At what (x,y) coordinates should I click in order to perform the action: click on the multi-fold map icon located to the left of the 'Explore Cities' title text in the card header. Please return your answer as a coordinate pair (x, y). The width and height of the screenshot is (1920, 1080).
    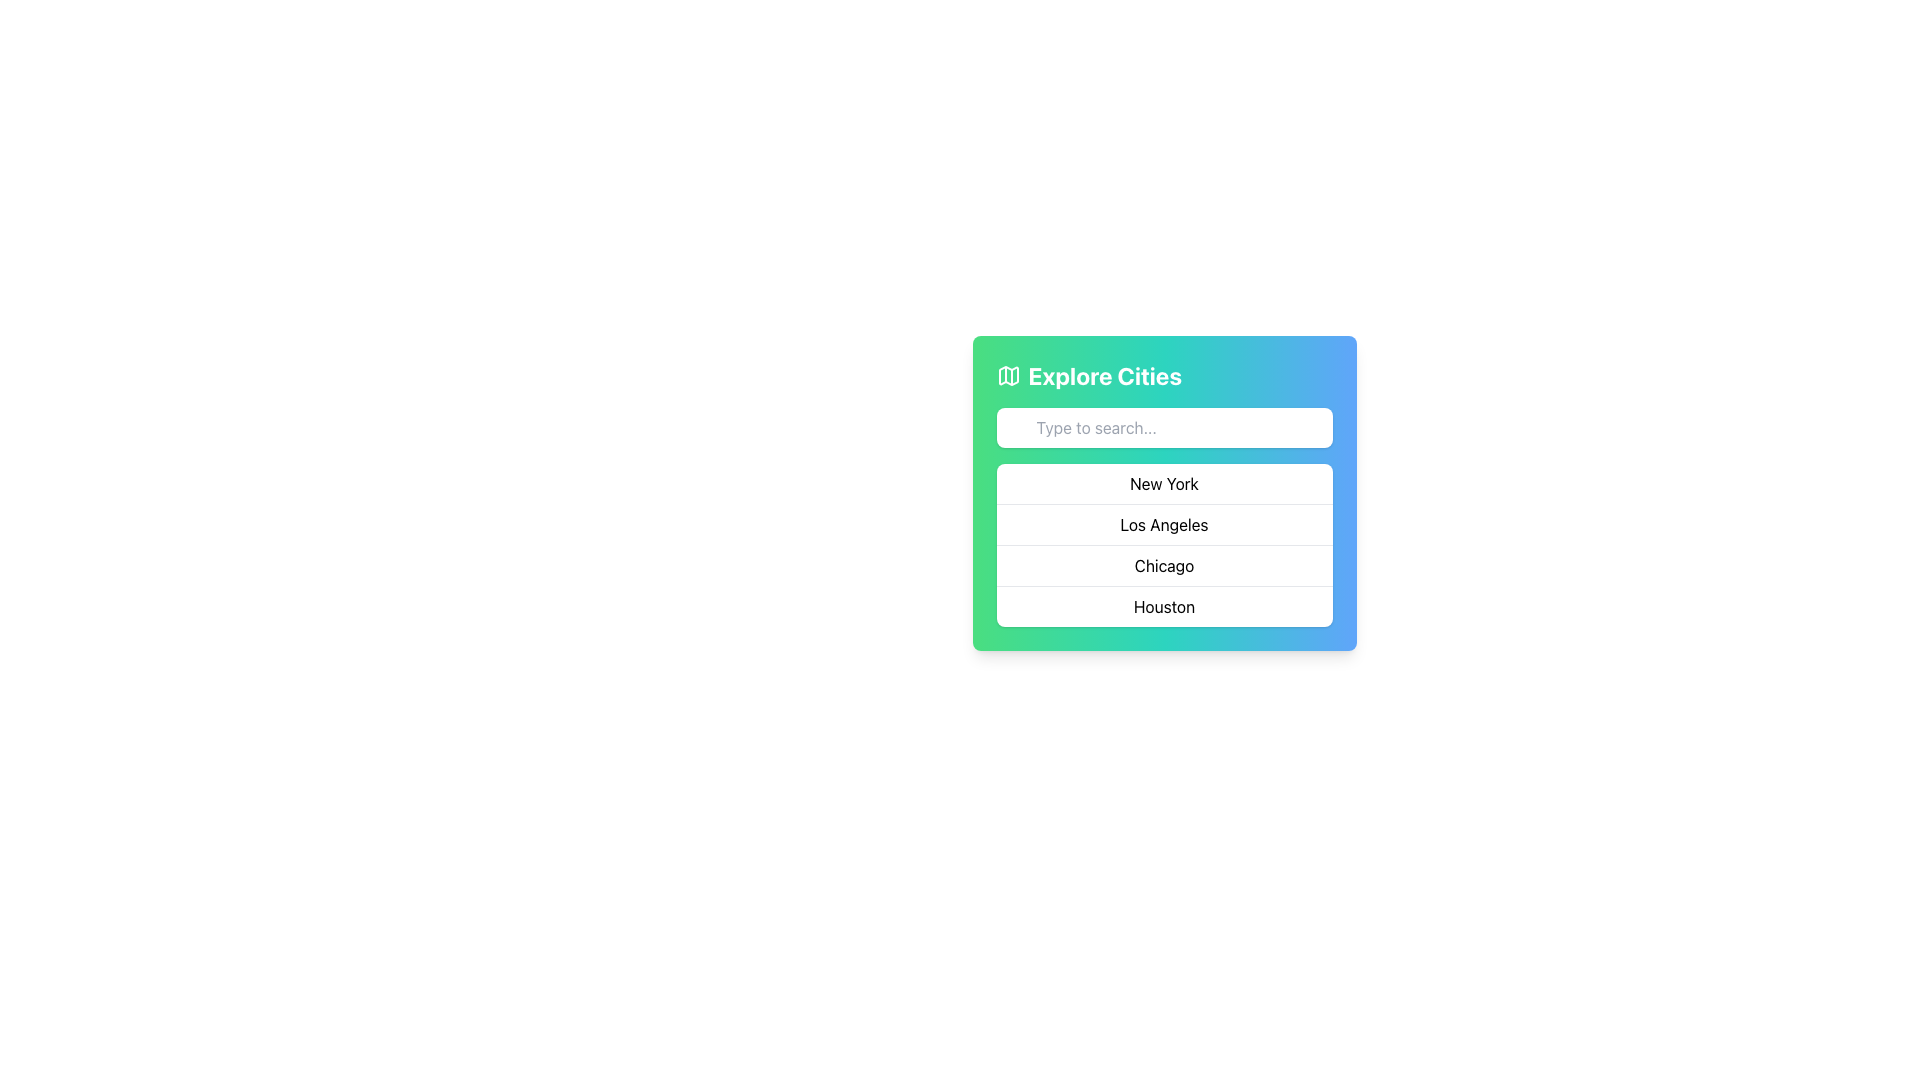
    Looking at the image, I should click on (1008, 375).